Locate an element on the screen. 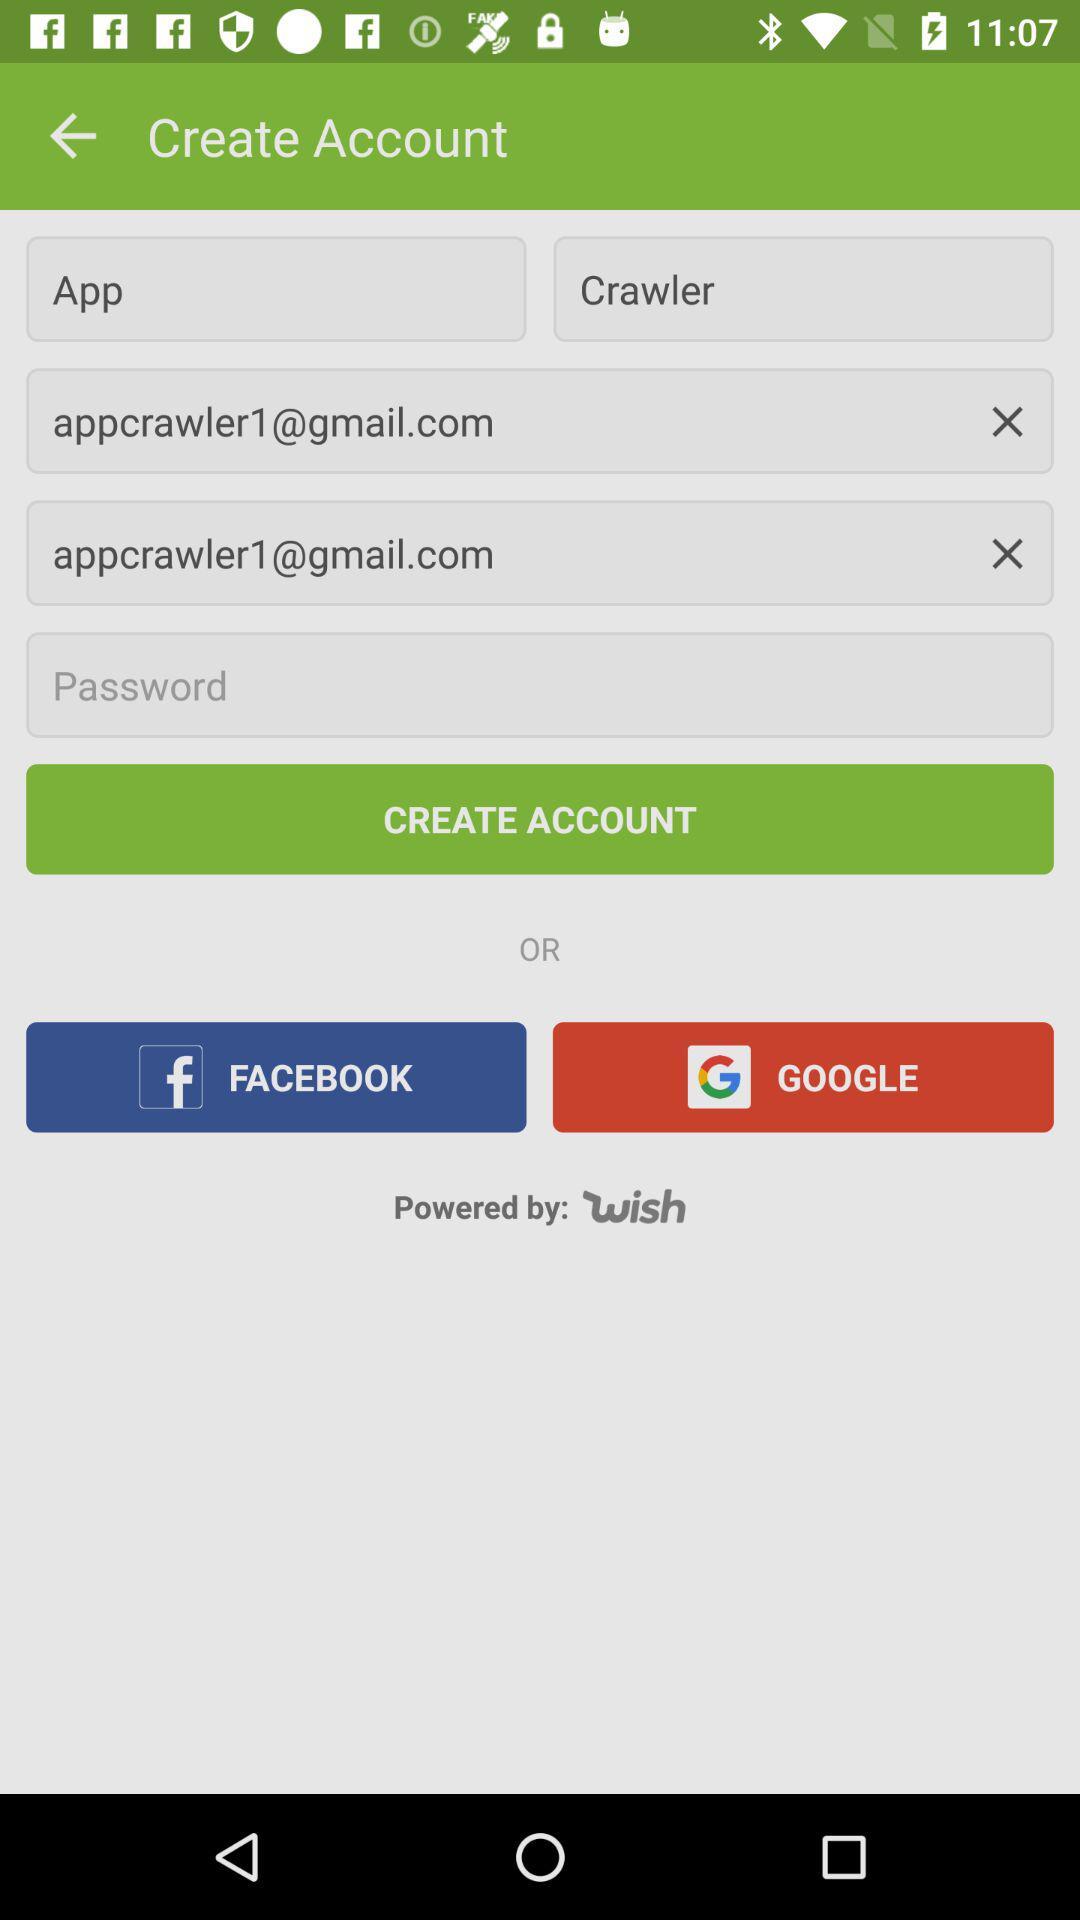 The image size is (1080, 1920). the crawler item is located at coordinates (802, 288).